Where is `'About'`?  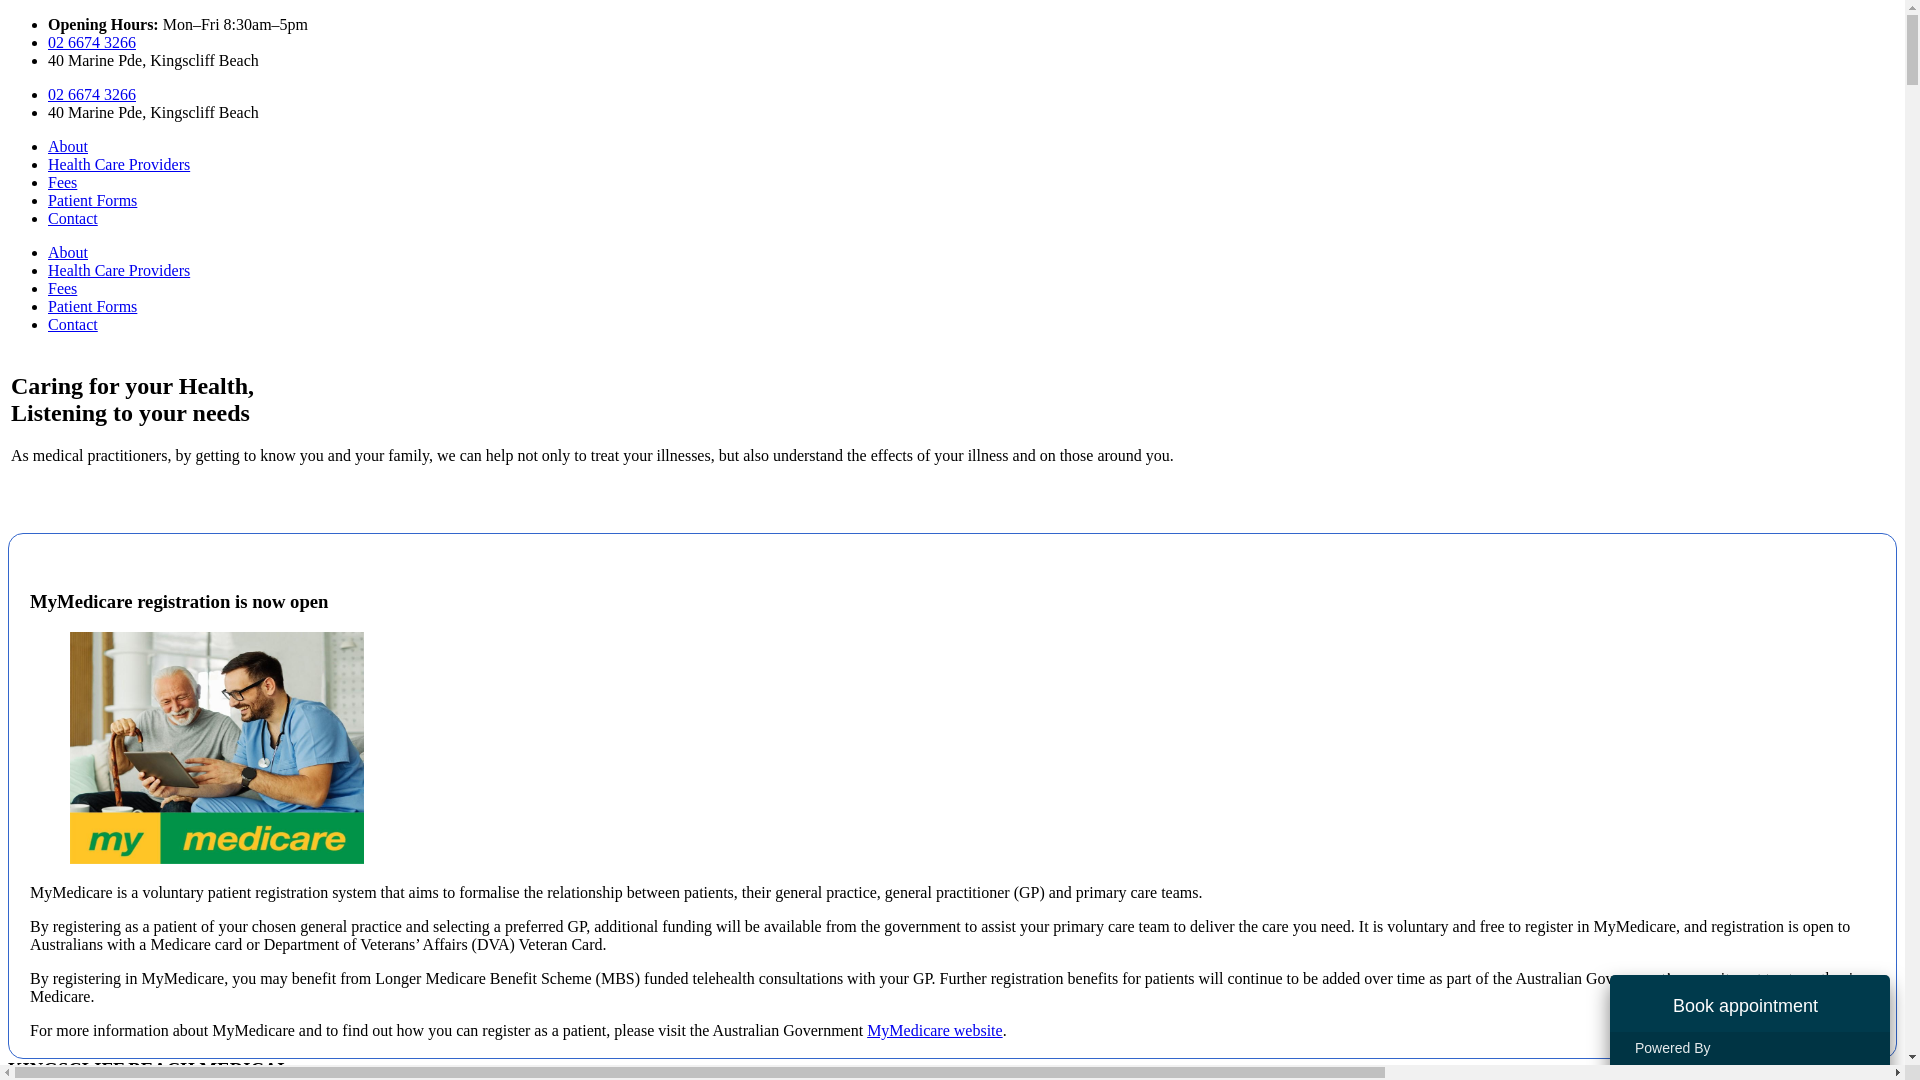 'About' is located at coordinates (67, 145).